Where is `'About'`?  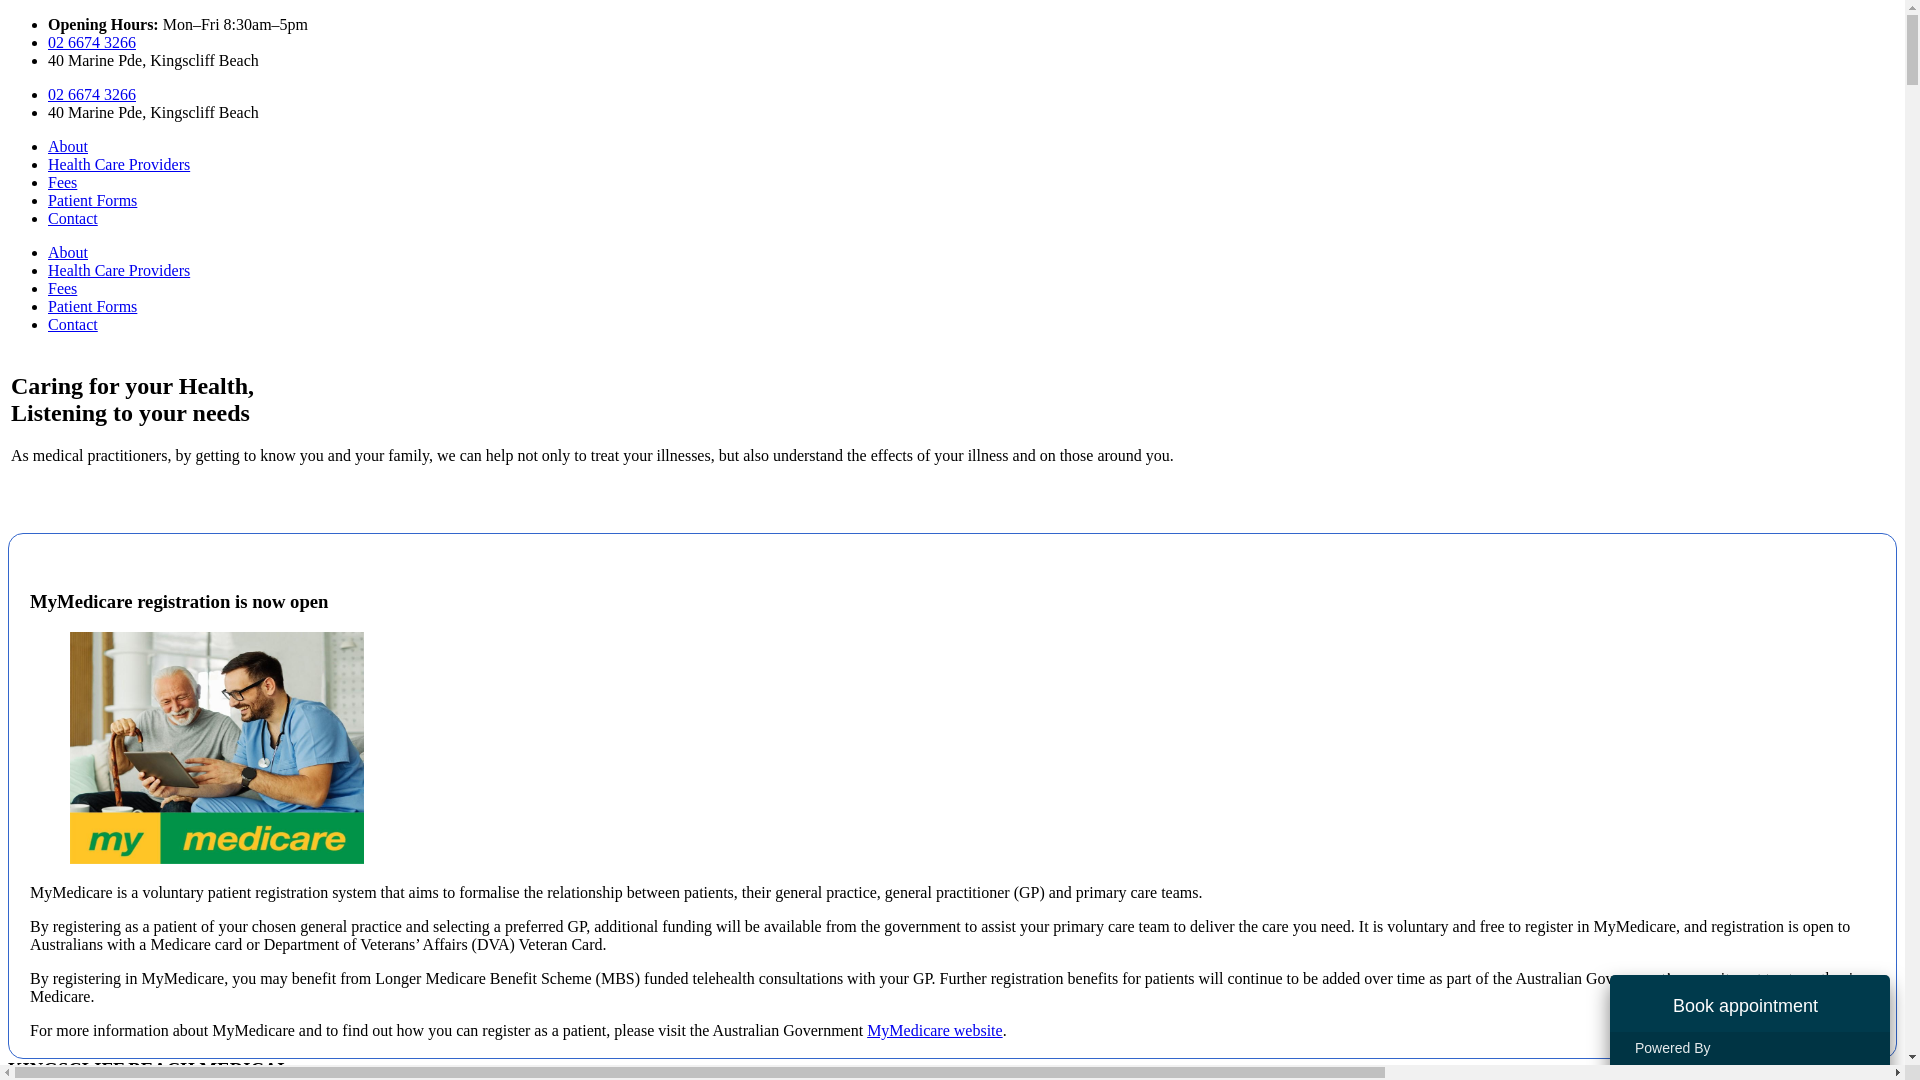 'About' is located at coordinates (67, 145).